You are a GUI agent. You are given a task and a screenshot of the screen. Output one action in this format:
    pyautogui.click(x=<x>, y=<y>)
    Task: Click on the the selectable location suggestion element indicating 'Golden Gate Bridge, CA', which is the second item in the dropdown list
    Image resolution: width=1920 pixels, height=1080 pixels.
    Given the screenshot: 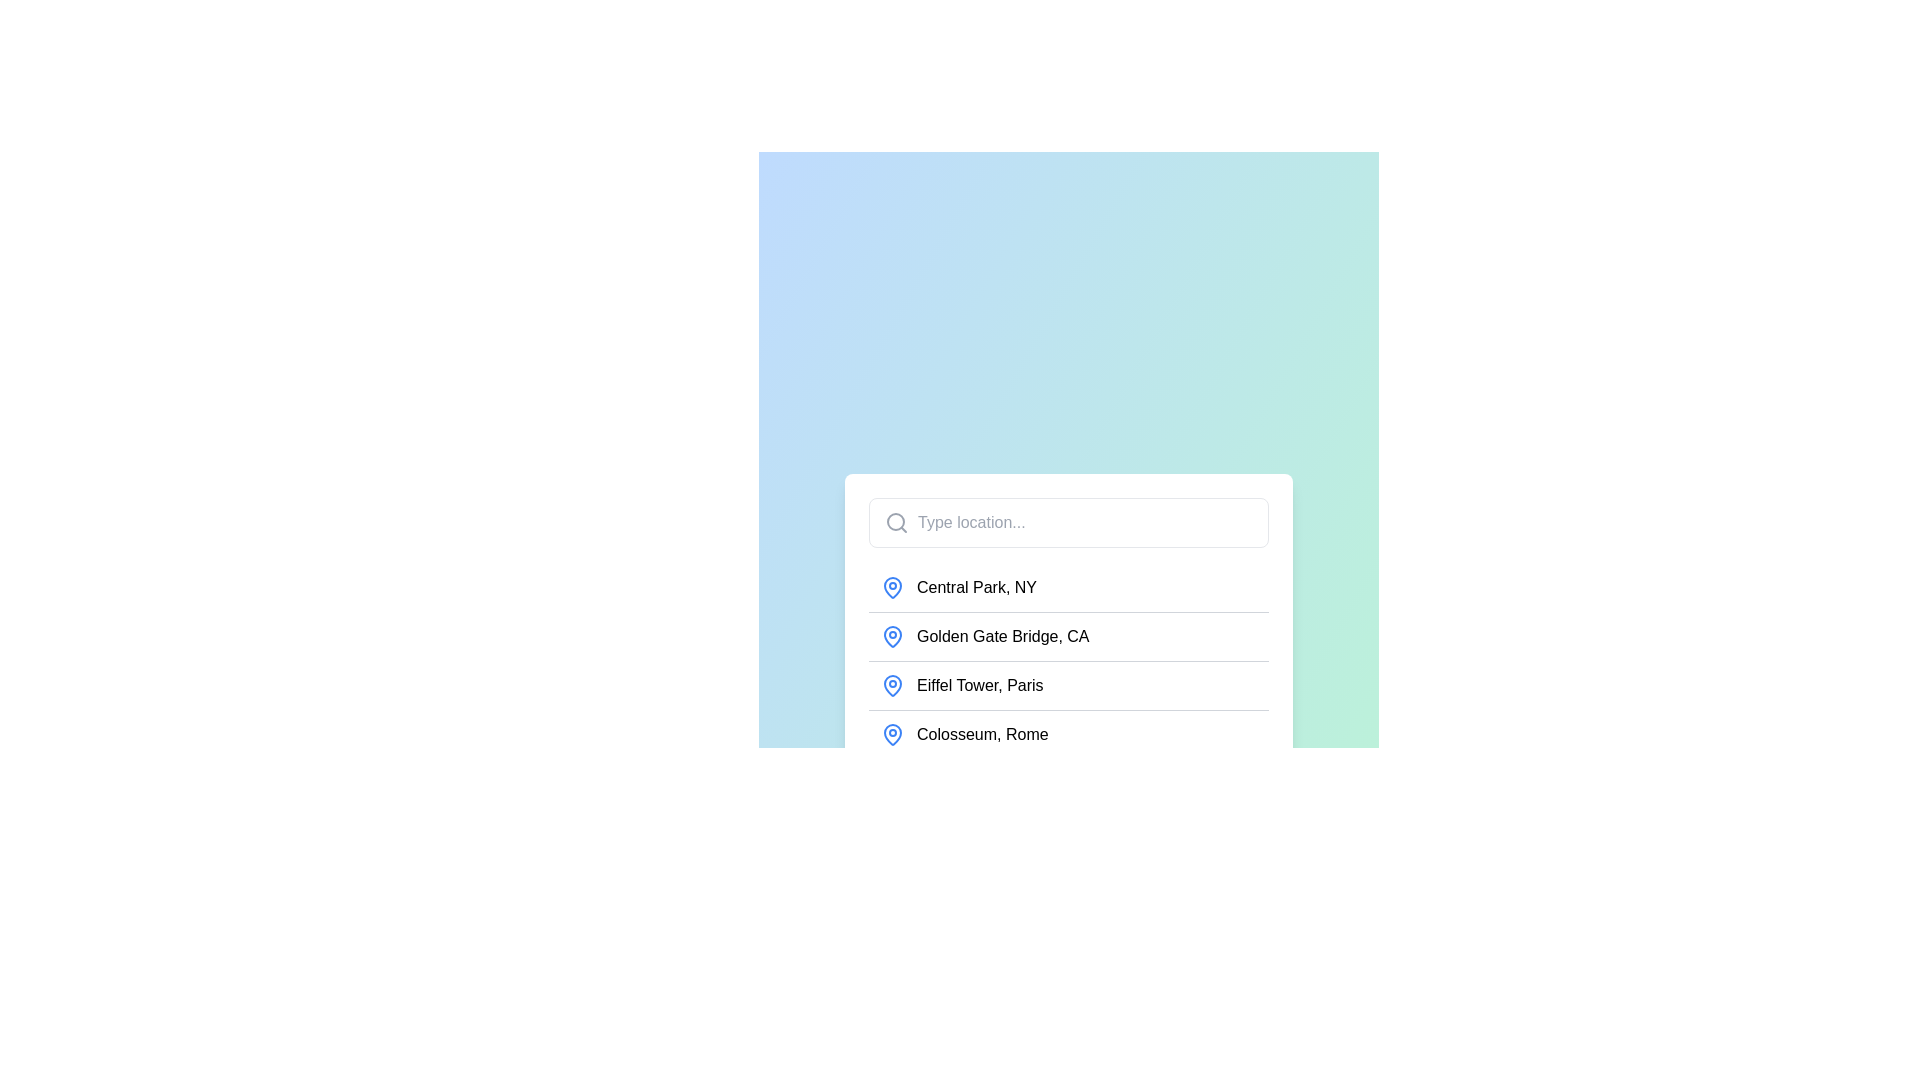 What is the action you would take?
    pyautogui.click(x=1003, y=636)
    